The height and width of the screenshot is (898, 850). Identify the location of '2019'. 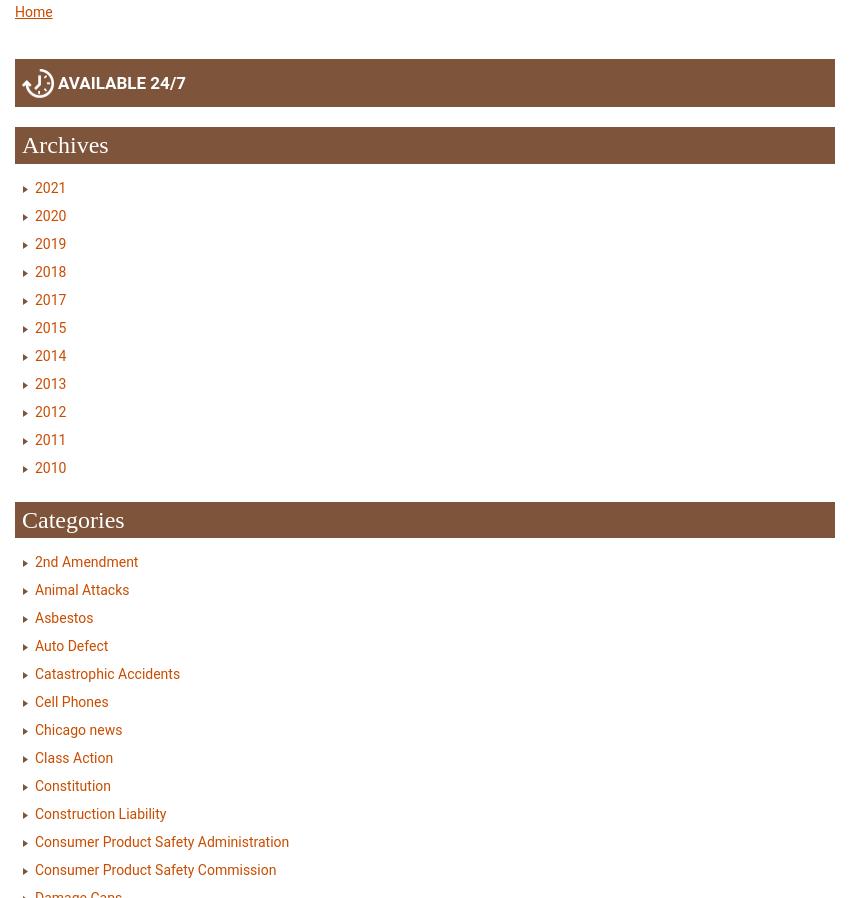
(50, 242).